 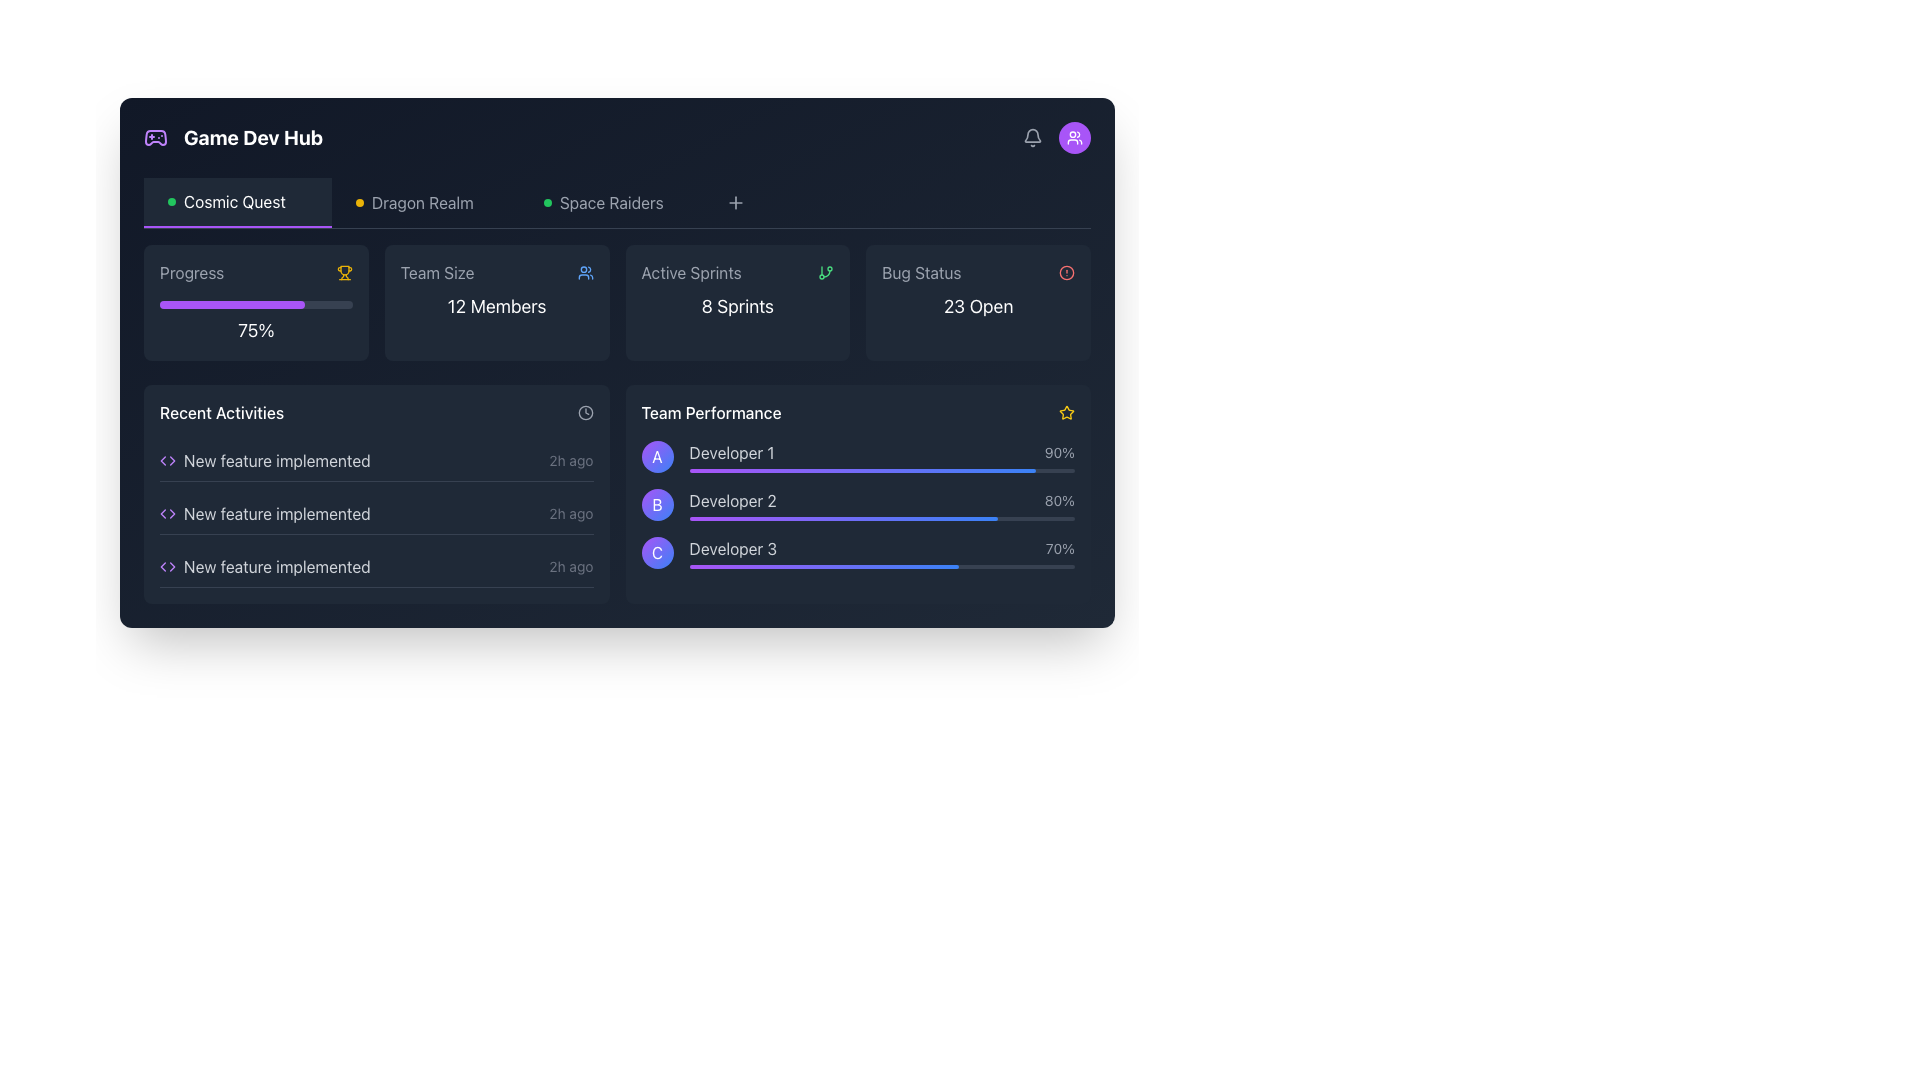 What do you see at coordinates (255, 303) in the screenshot?
I see `the progress on the informative card with a progress bar located in the top-left corner of the dashboard grid to understand the completion percentage` at bounding box center [255, 303].